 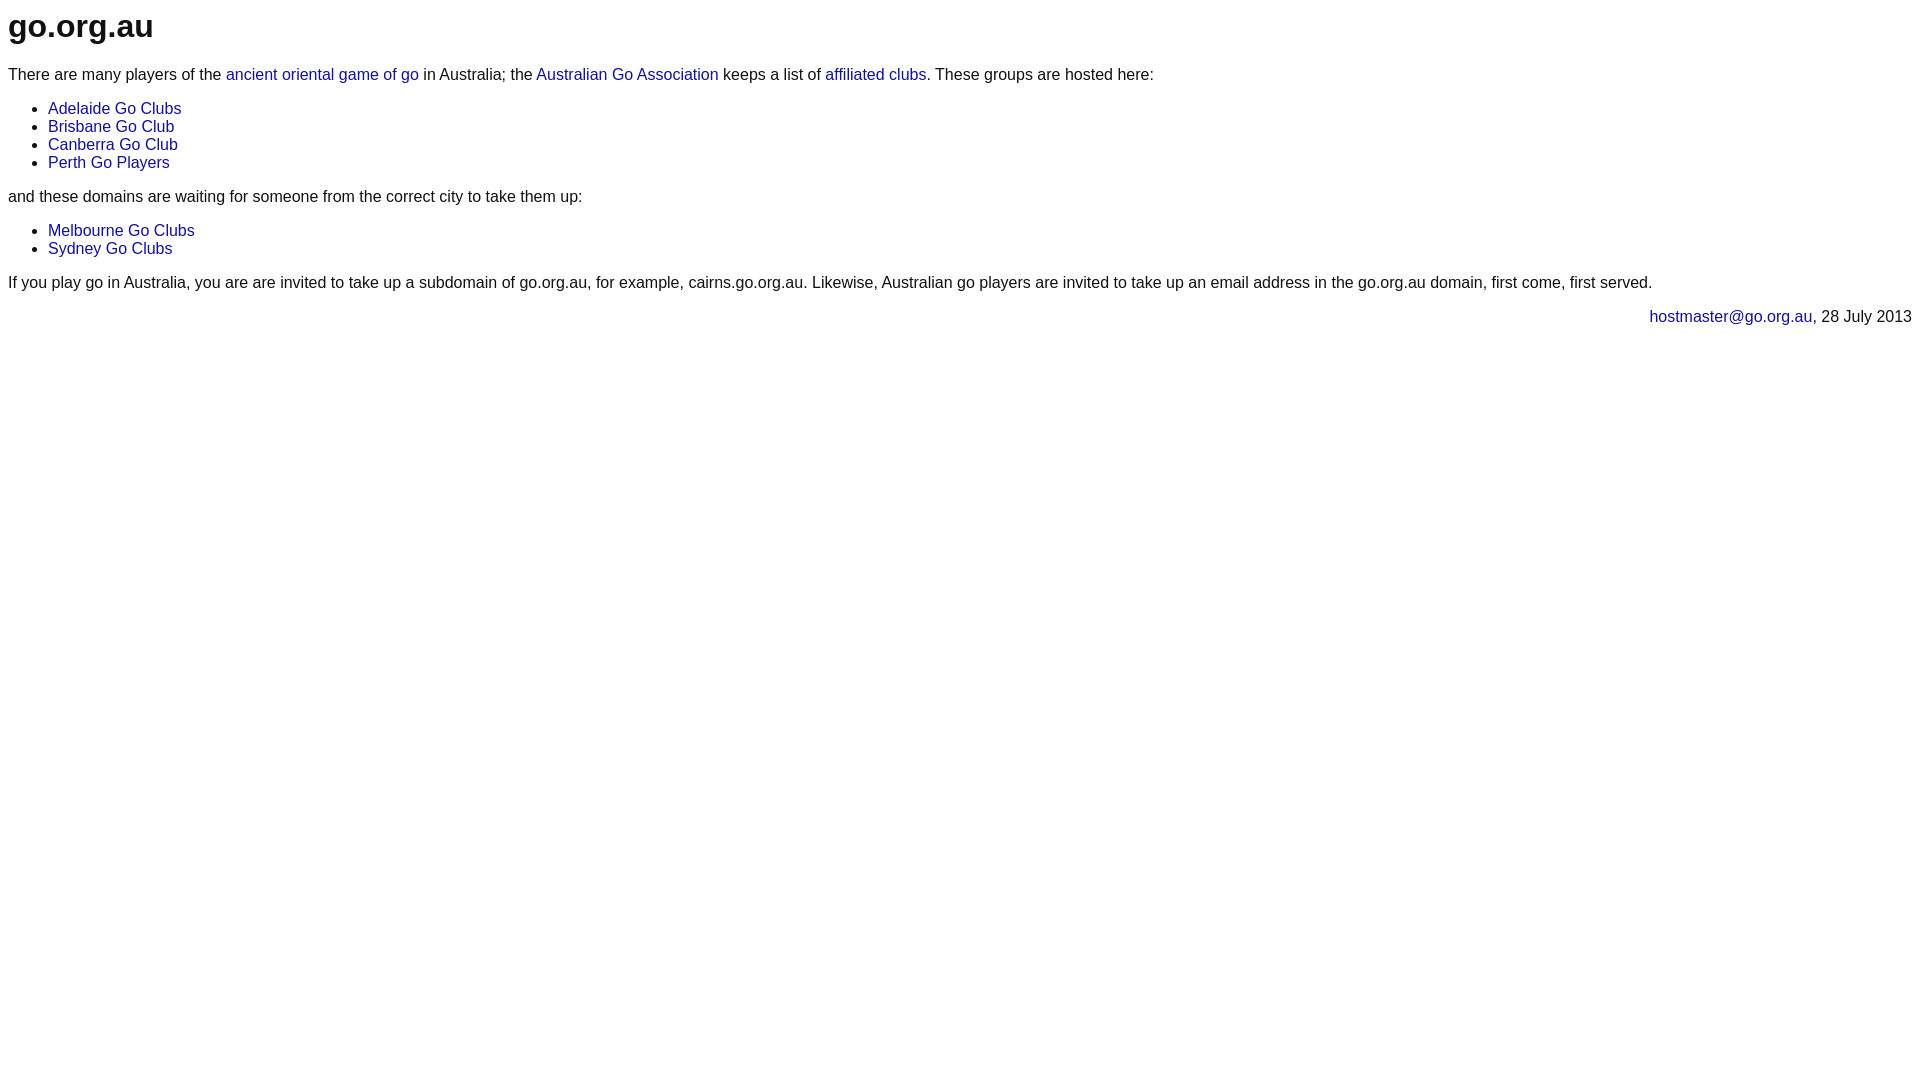 I want to click on 'hostmaster@go.org.au', so click(x=1729, y=315).